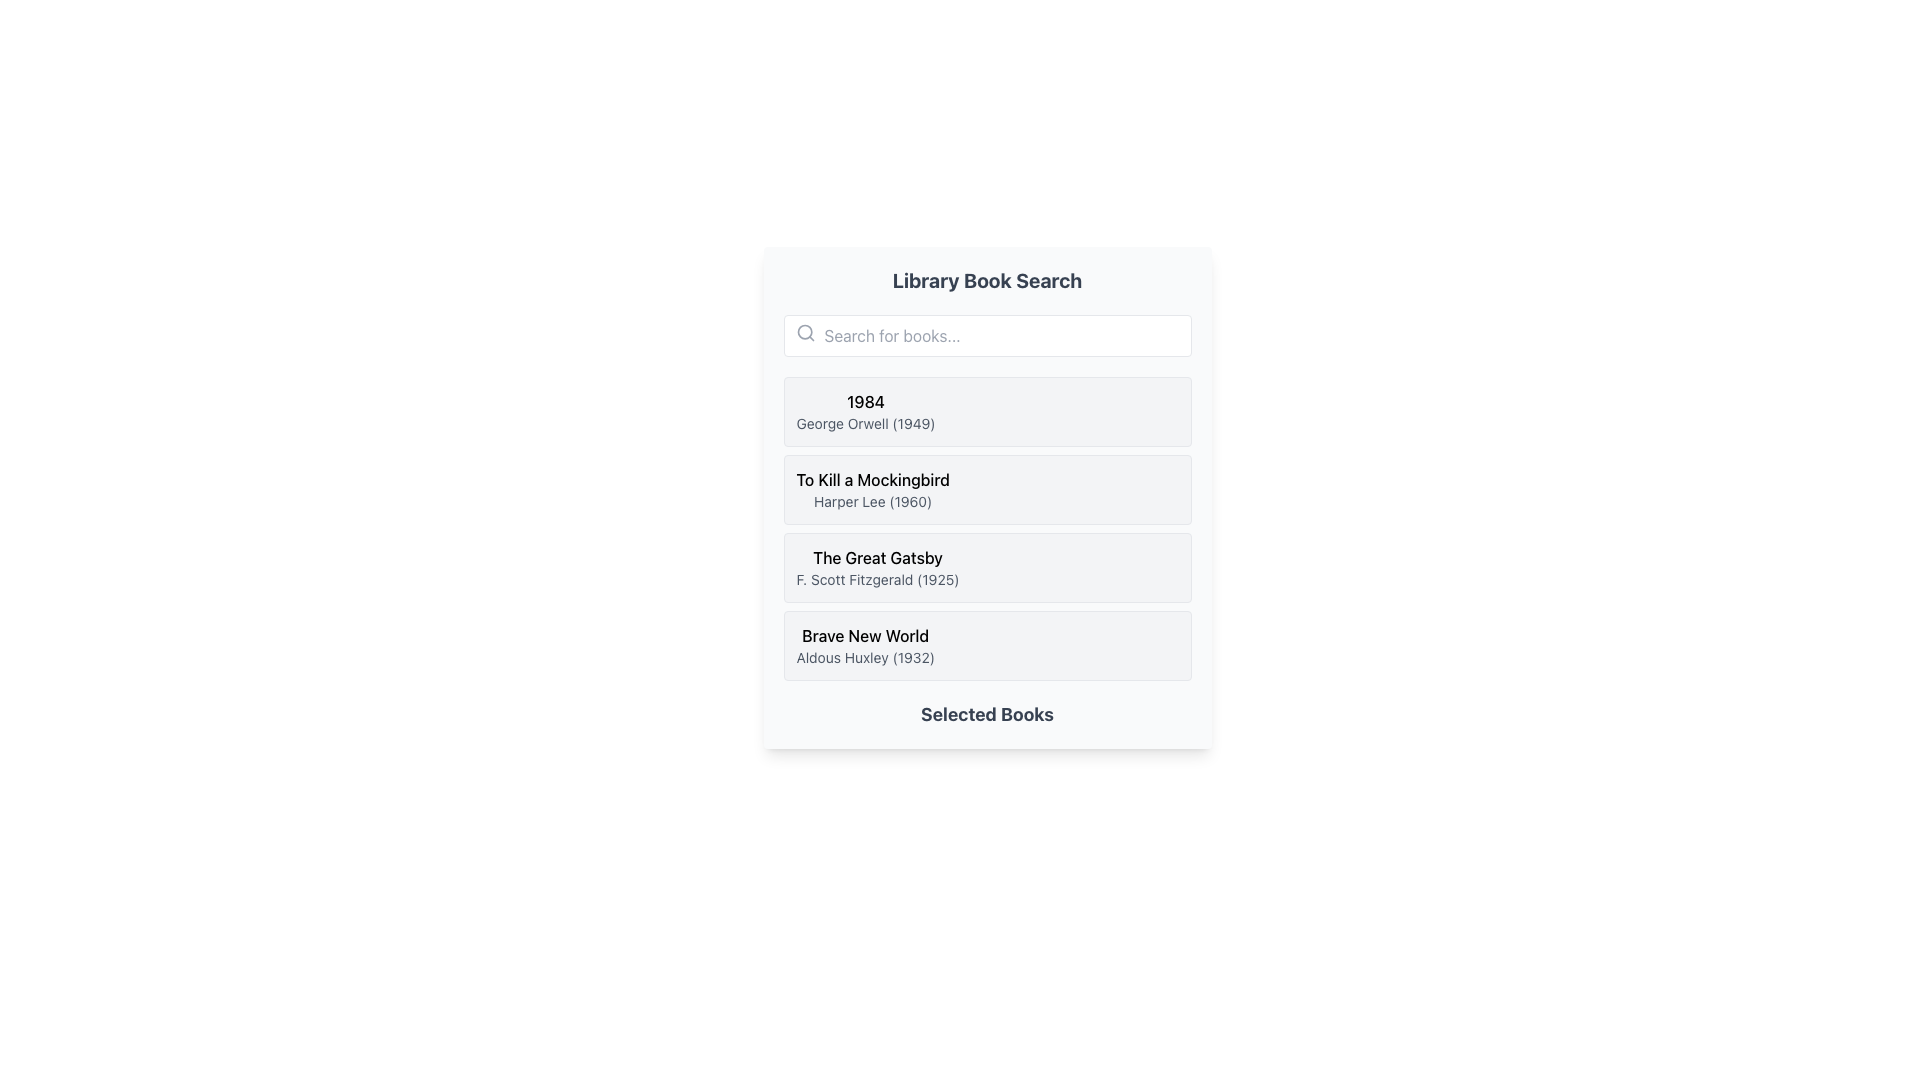 This screenshot has width=1920, height=1080. What do you see at coordinates (987, 281) in the screenshot?
I see `the bold text label displaying 'Library Book Search' located at the top of the search input field` at bounding box center [987, 281].